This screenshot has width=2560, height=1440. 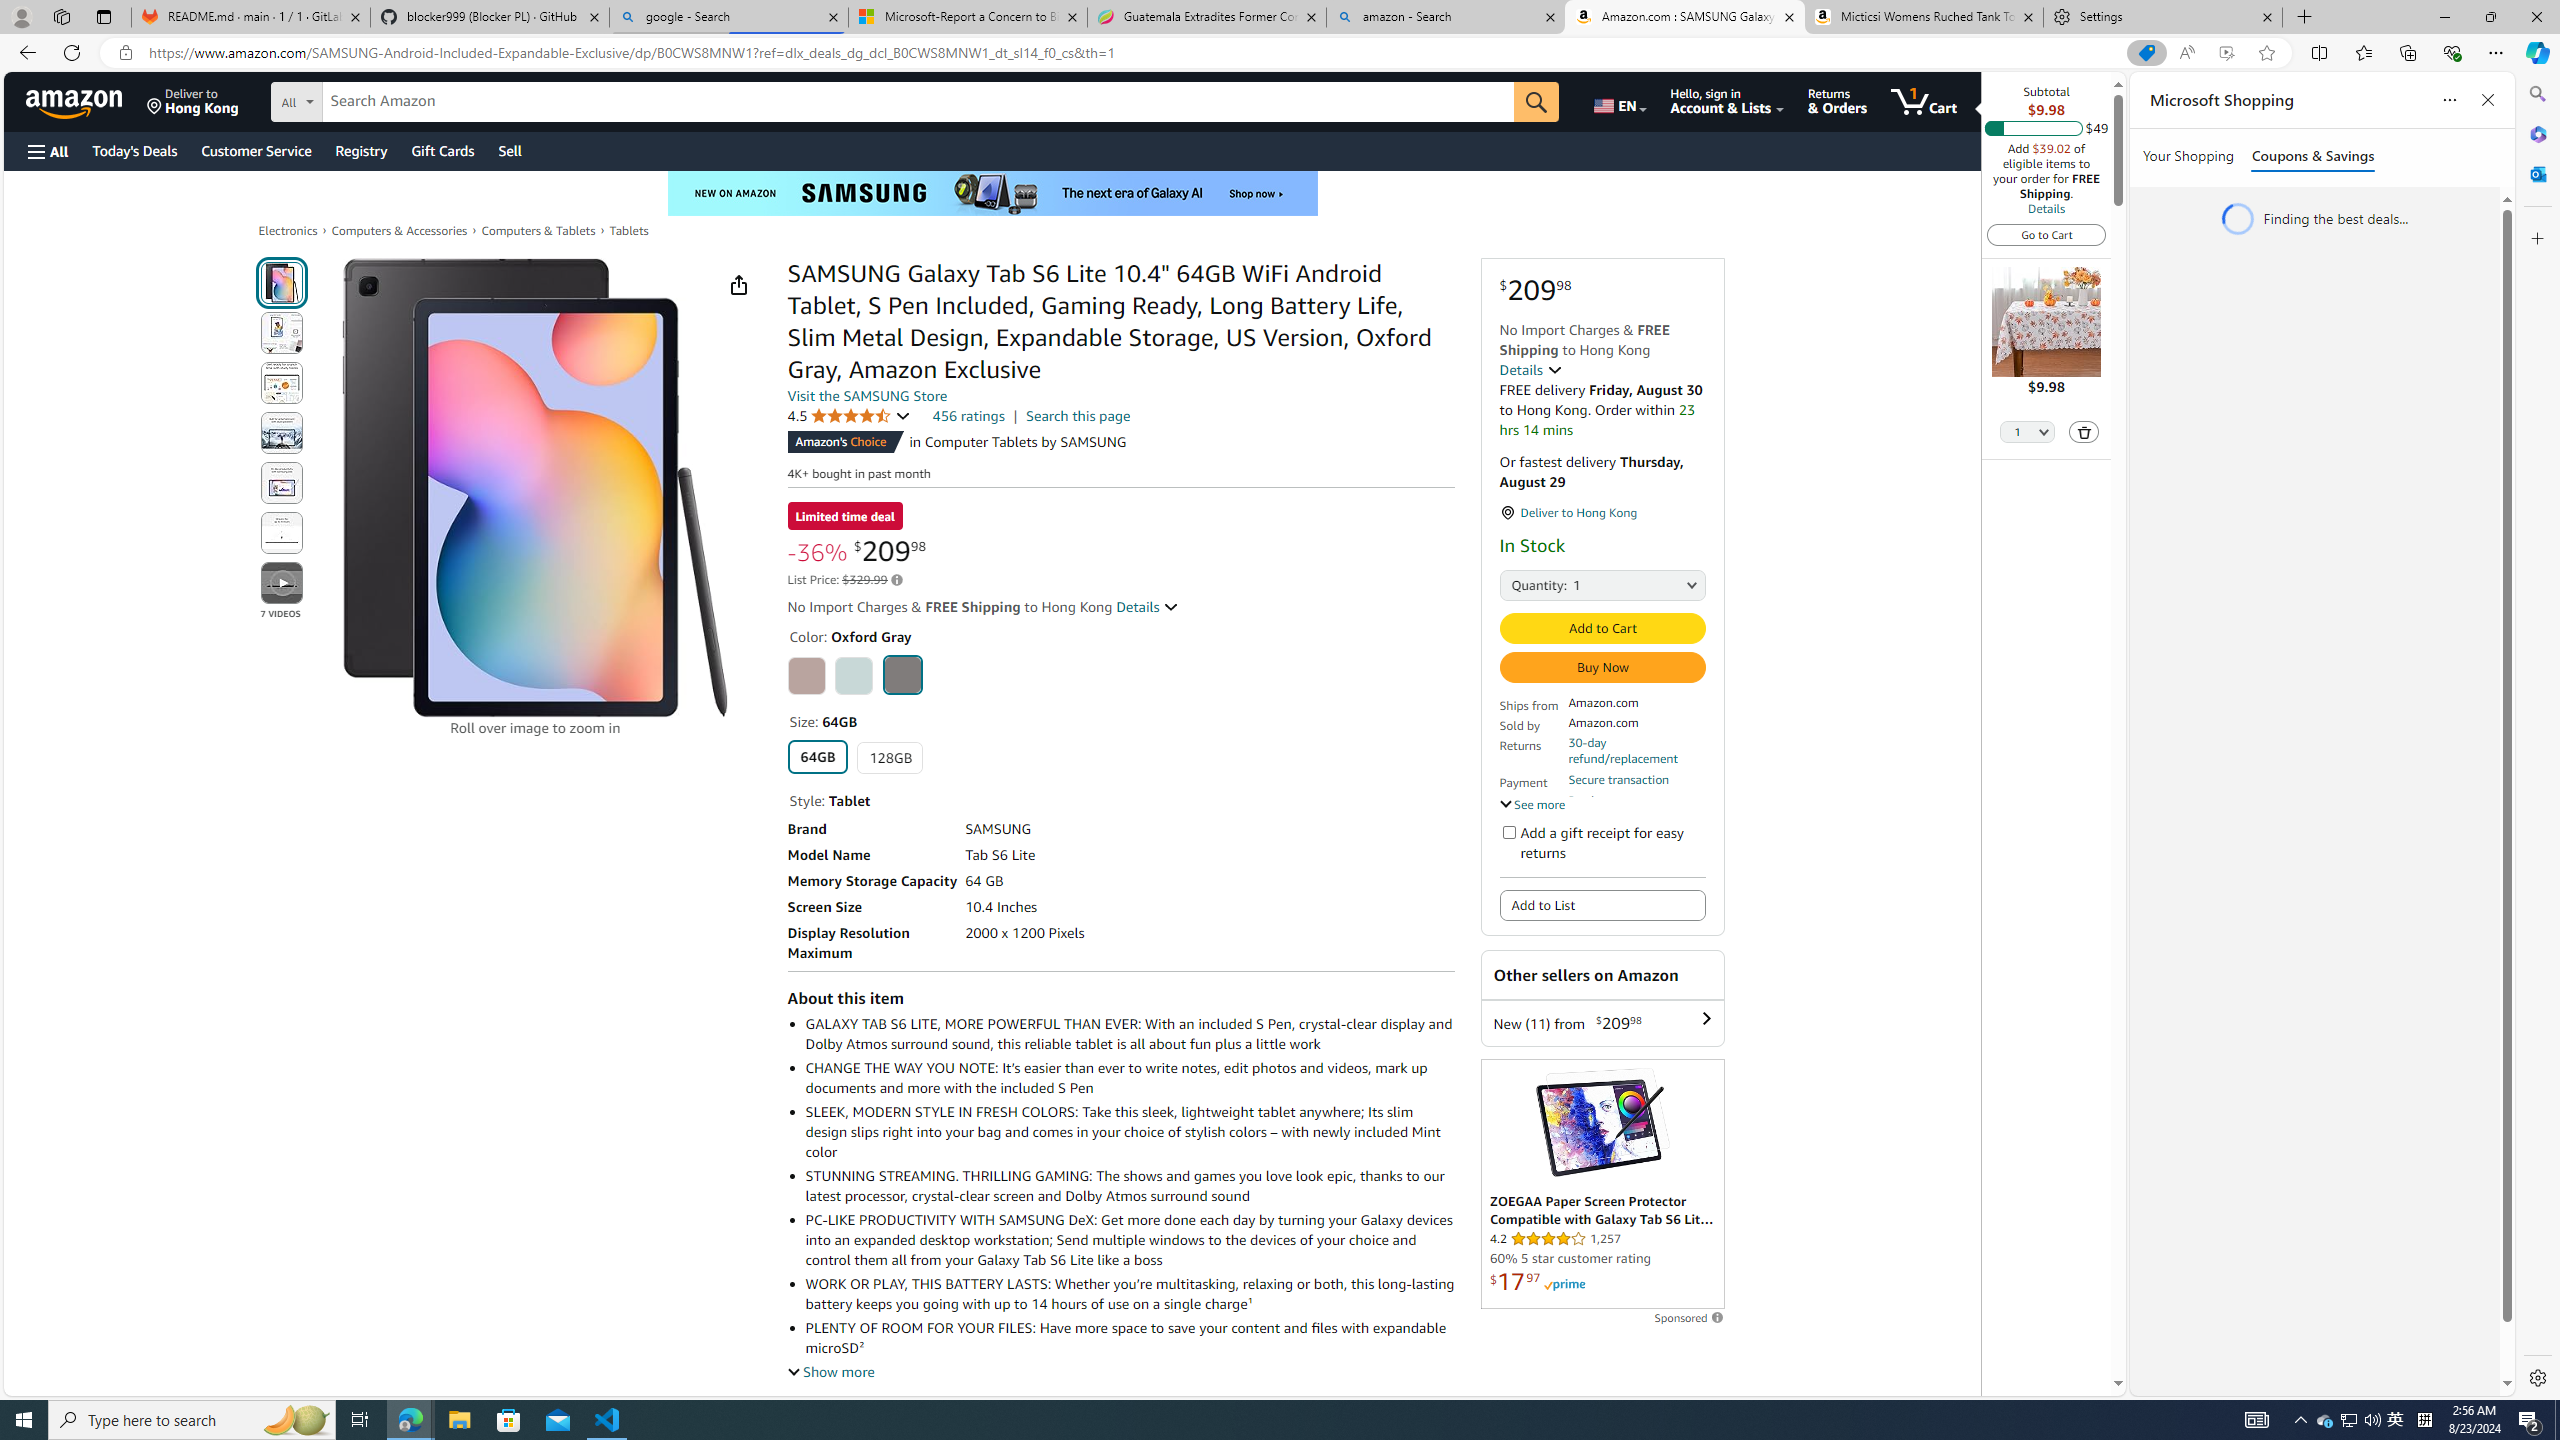 What do you see at coordinates (46, 150) in the screenshot?
I see `'Open Menu'` at bounding box center [46, 150].